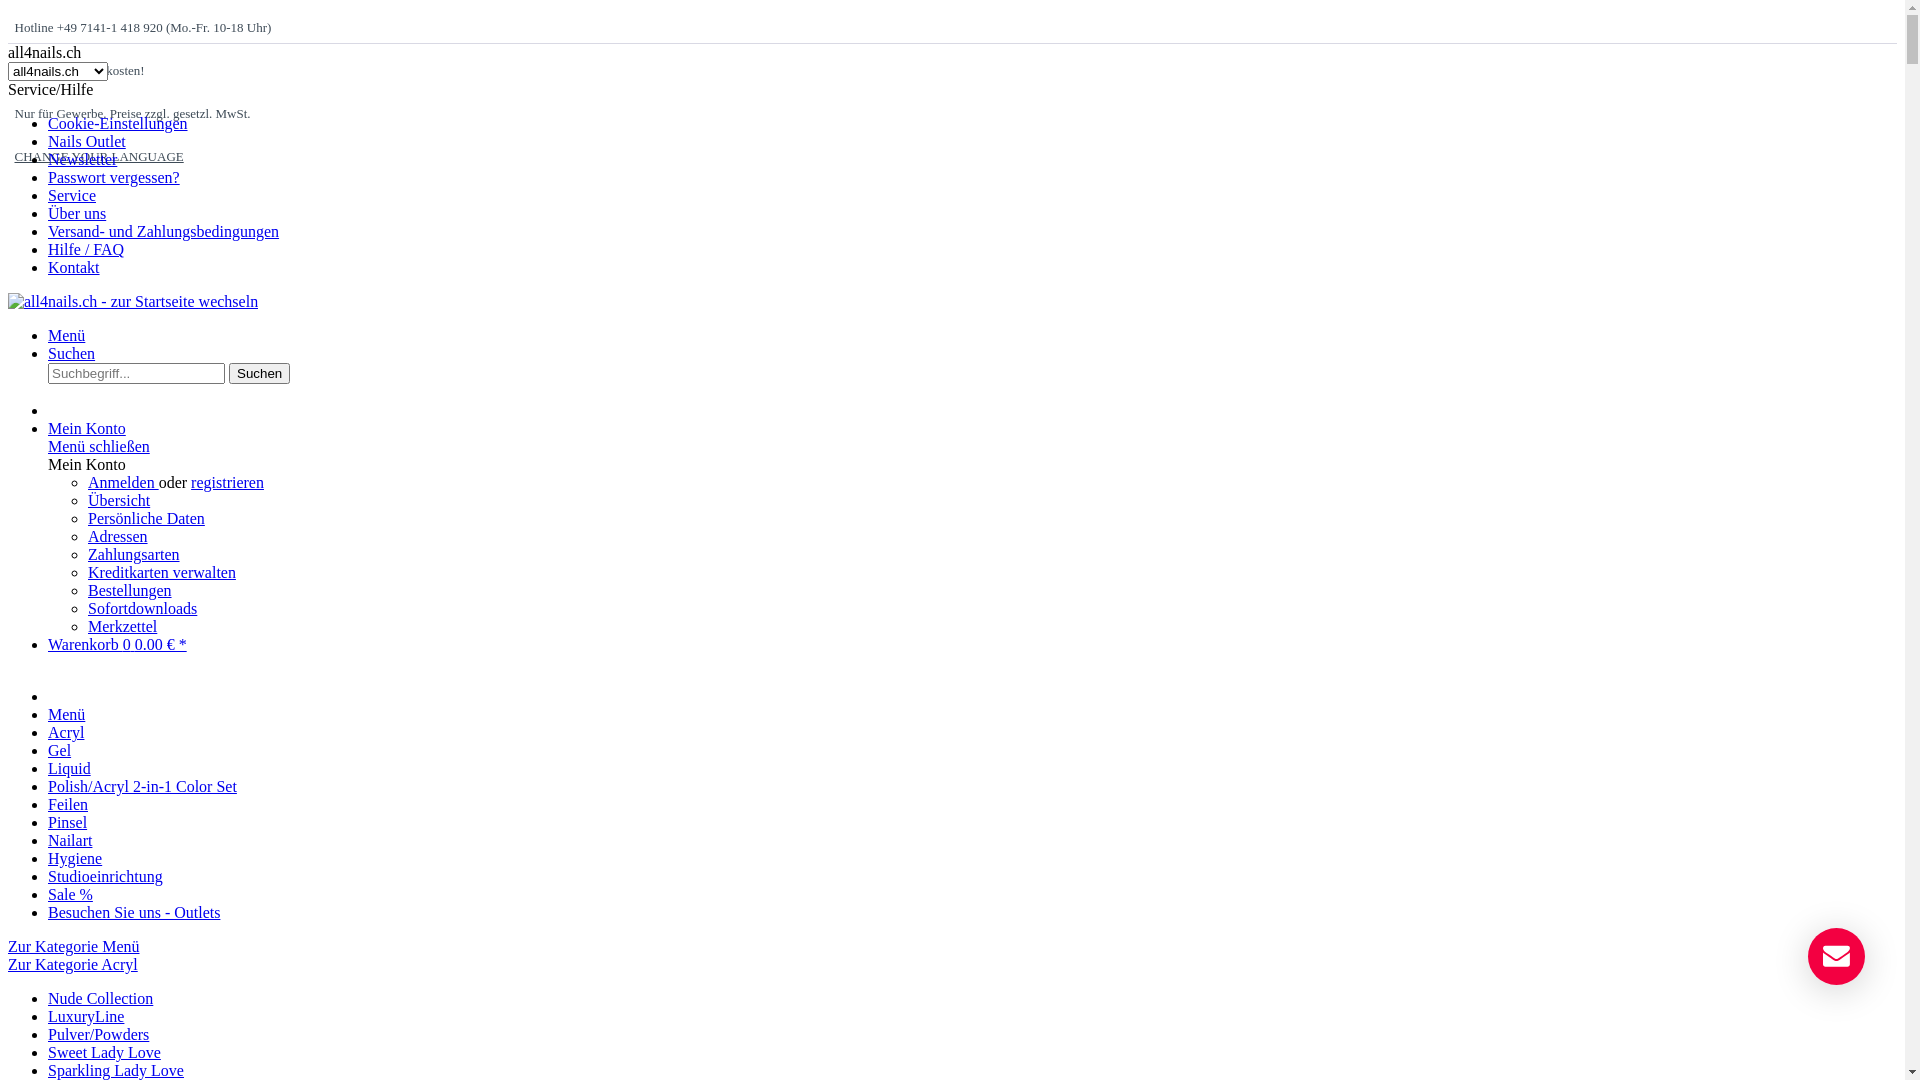  I want to click on 'Gel', so click(59, 750).